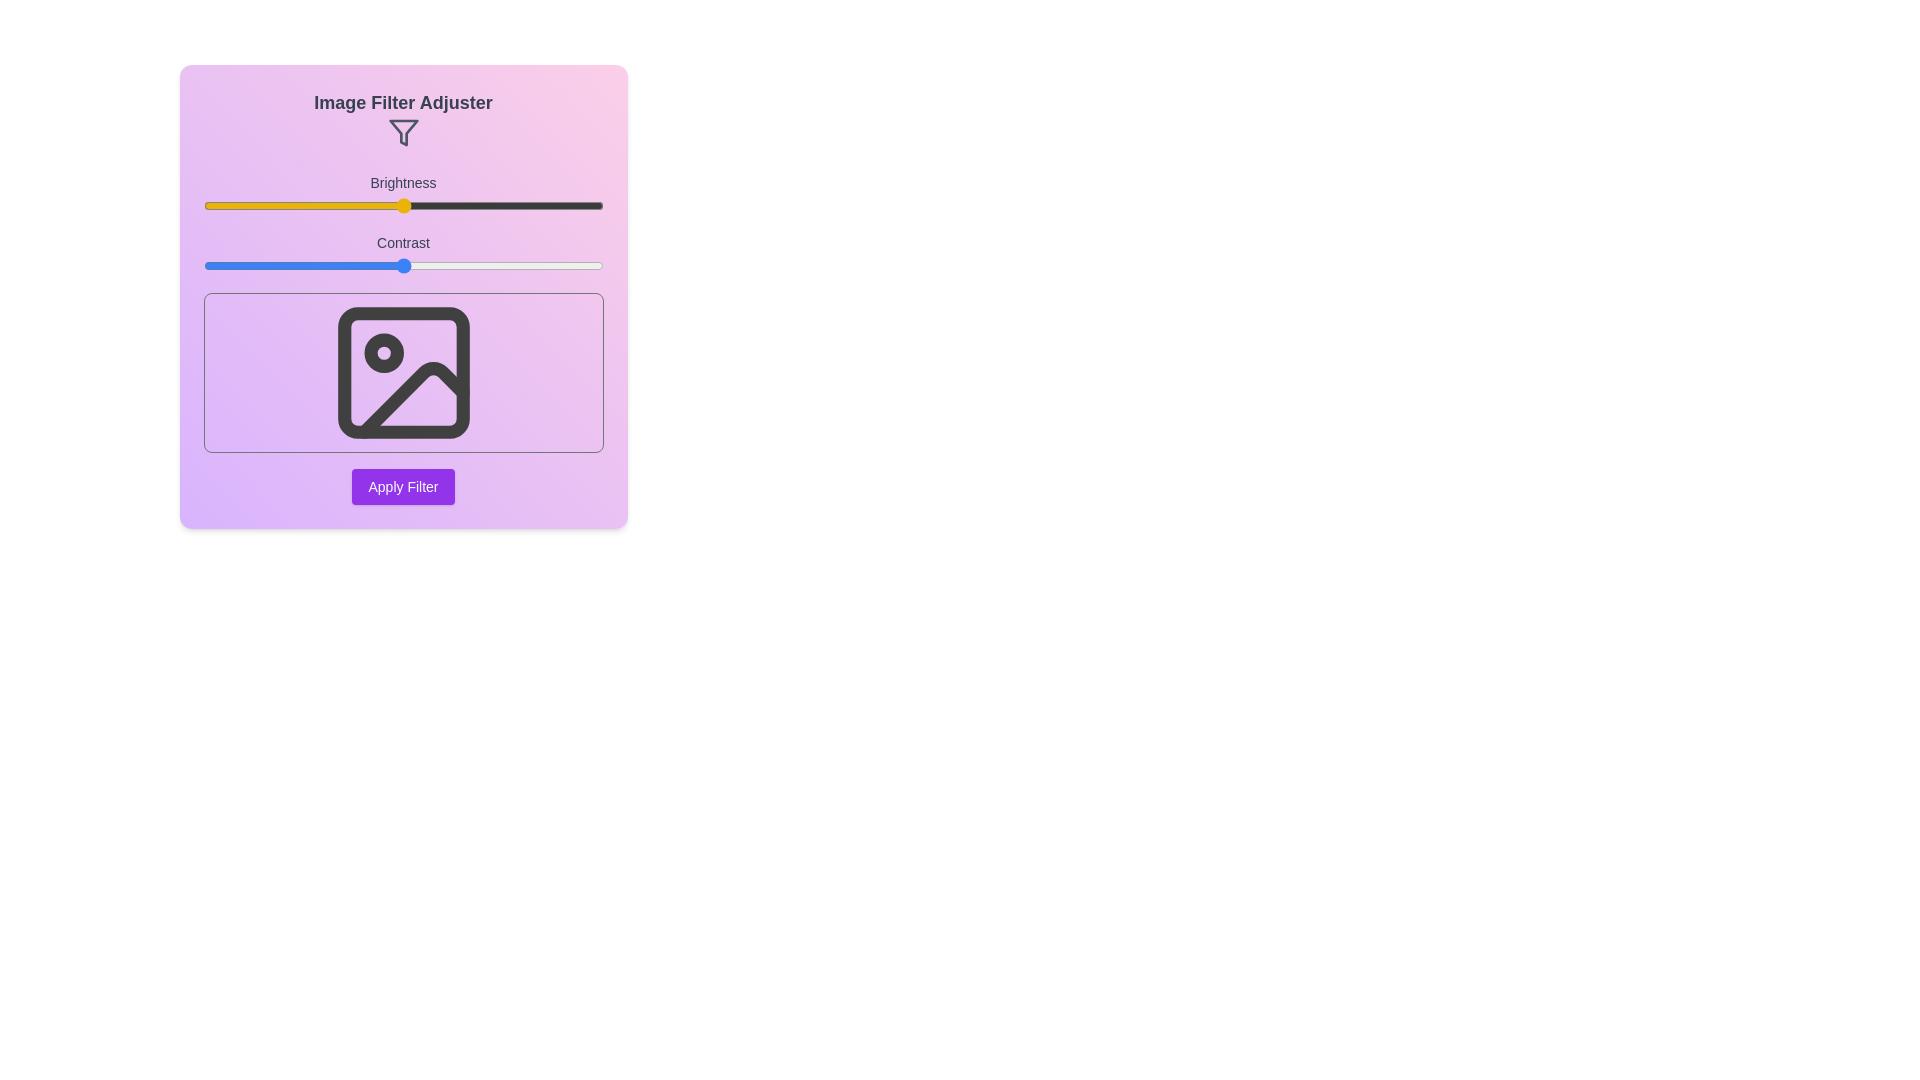 This screenshot has height=1080, width=1920. What do you see at coordinates (562, 205) in the screenshot?
I see `the brightness slider to 90% and observe the preview image` at bounding box center [562, 205].